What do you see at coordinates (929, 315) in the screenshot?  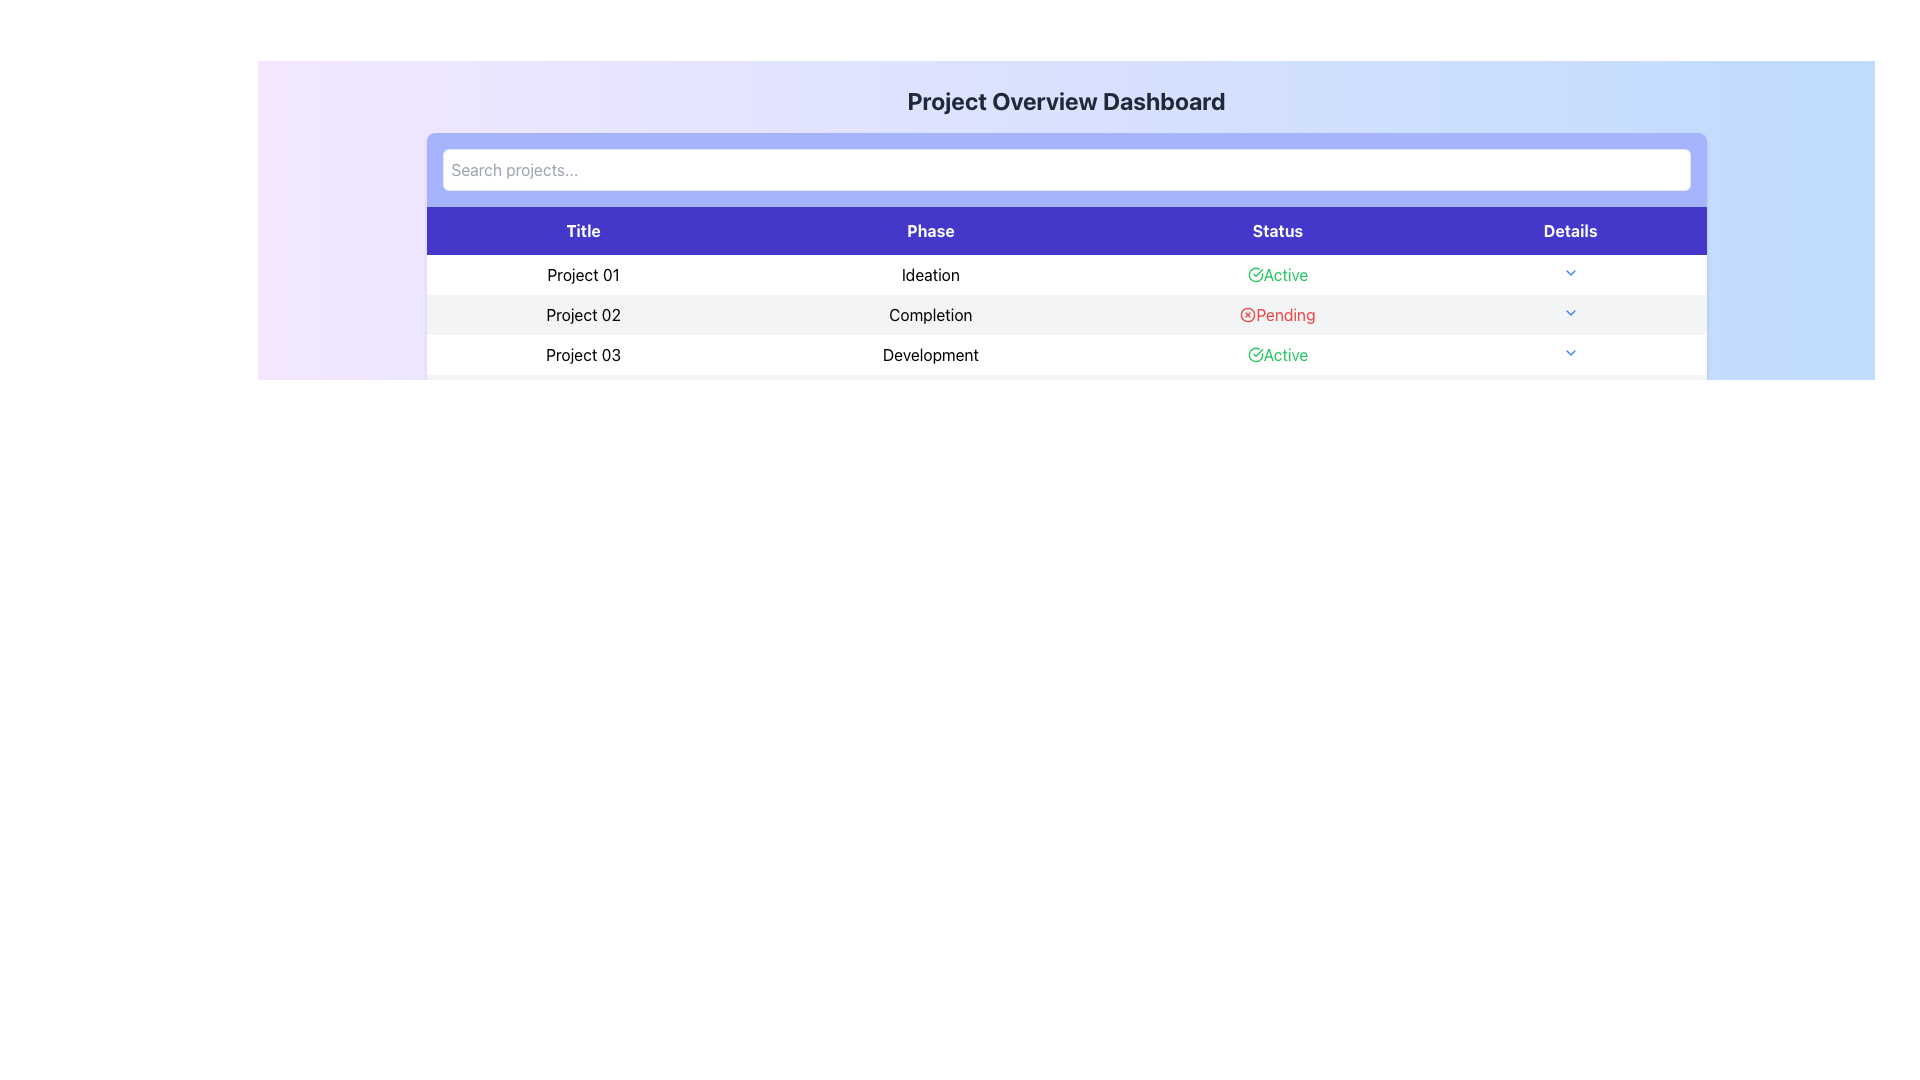 I see `the text label displaying 'Completion' in the second row of the project's table under the 'Phase' column, which is center-aligned within its cell` at bounding box center [929, 315].